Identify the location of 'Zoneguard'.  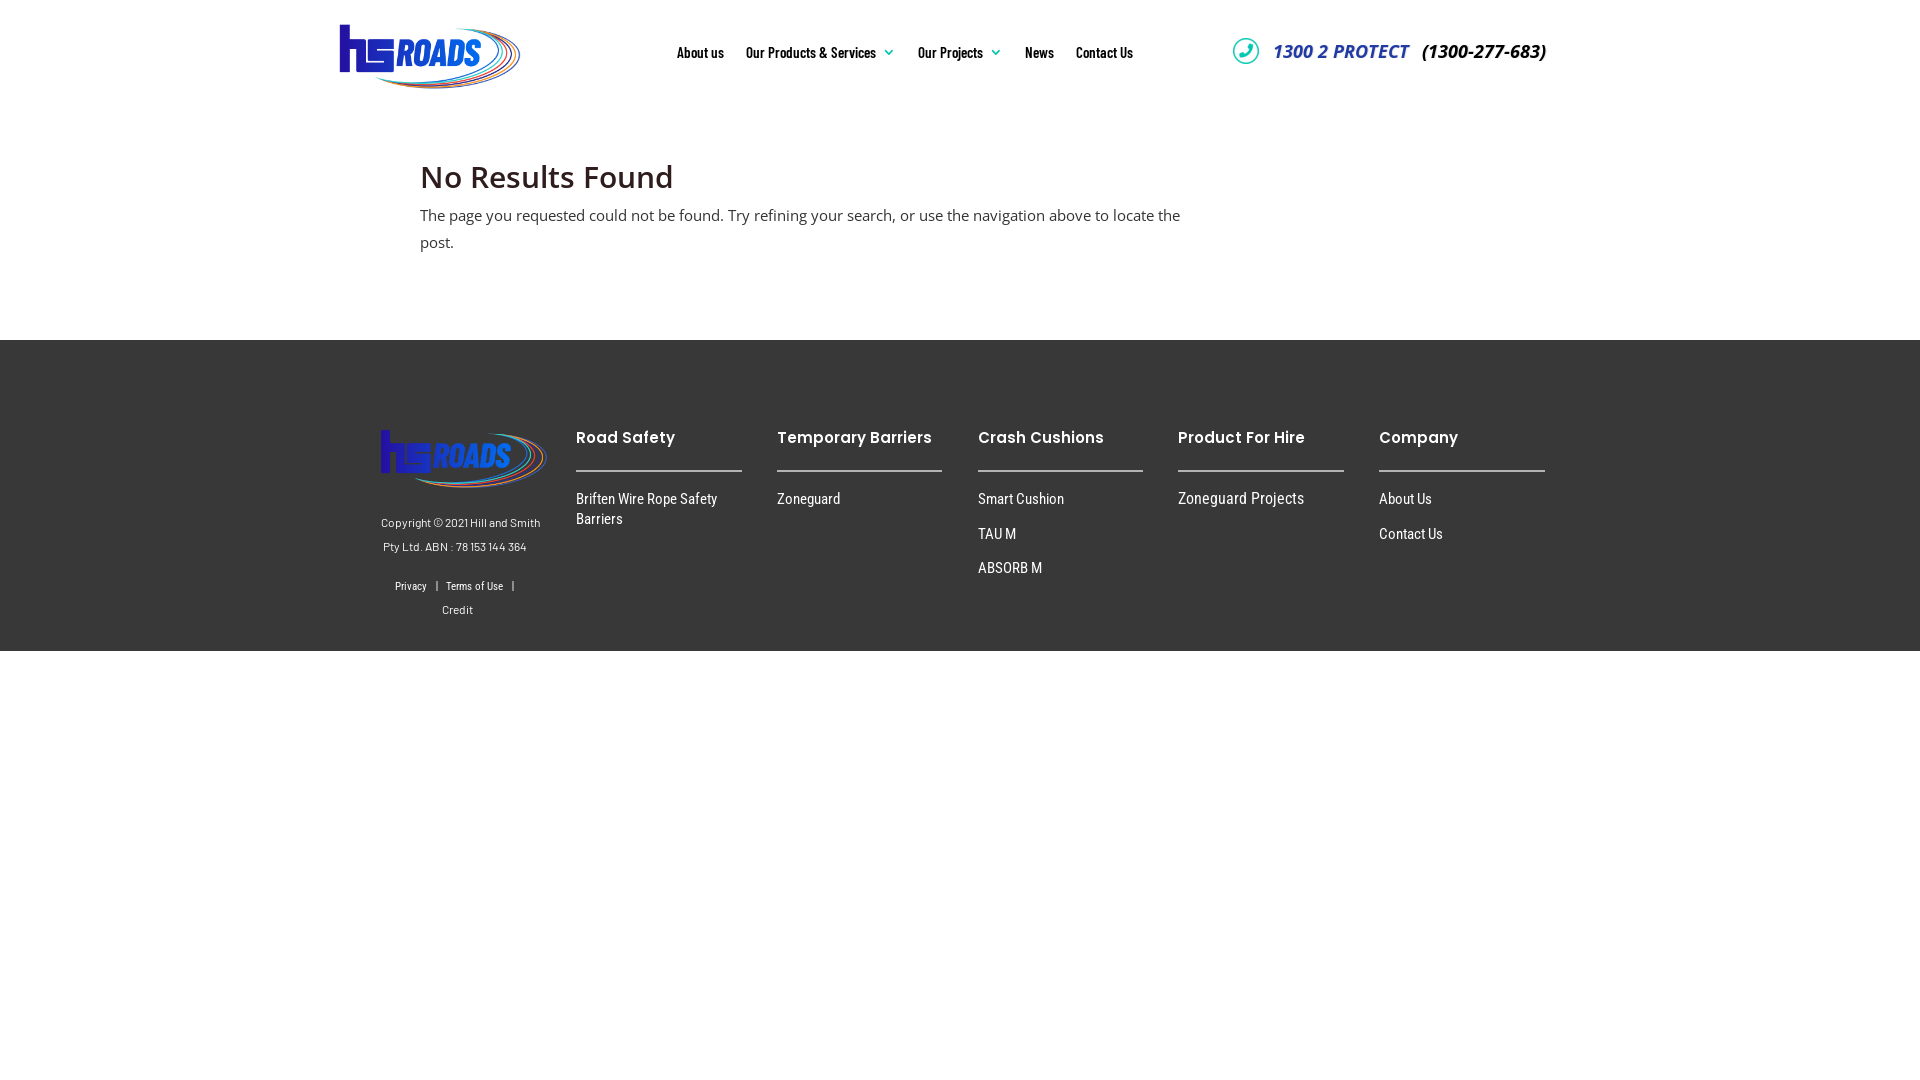
(808, 497).